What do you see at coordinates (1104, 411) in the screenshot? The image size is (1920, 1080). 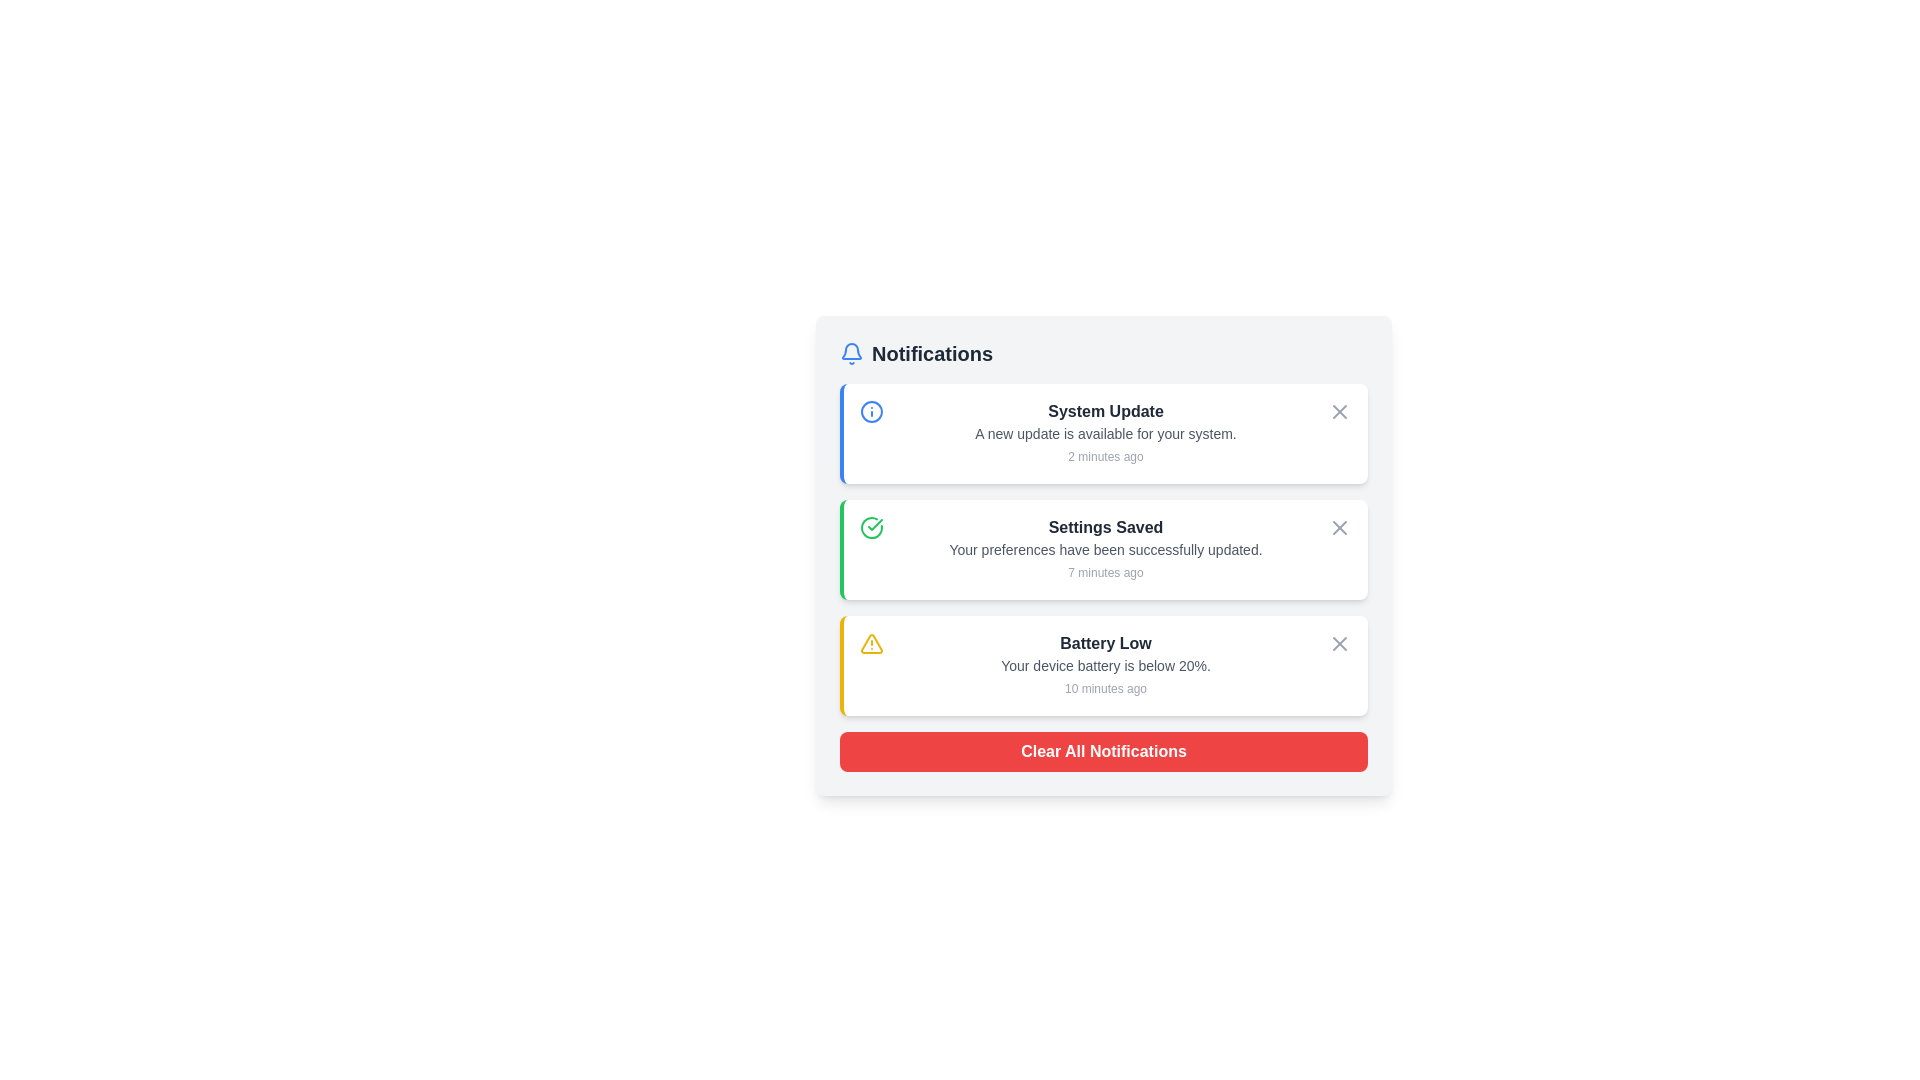 I see `text label displaying 'System Update' which is prominently styled in bold black text at the top of the notification card` at bounding box center [1104, 411].